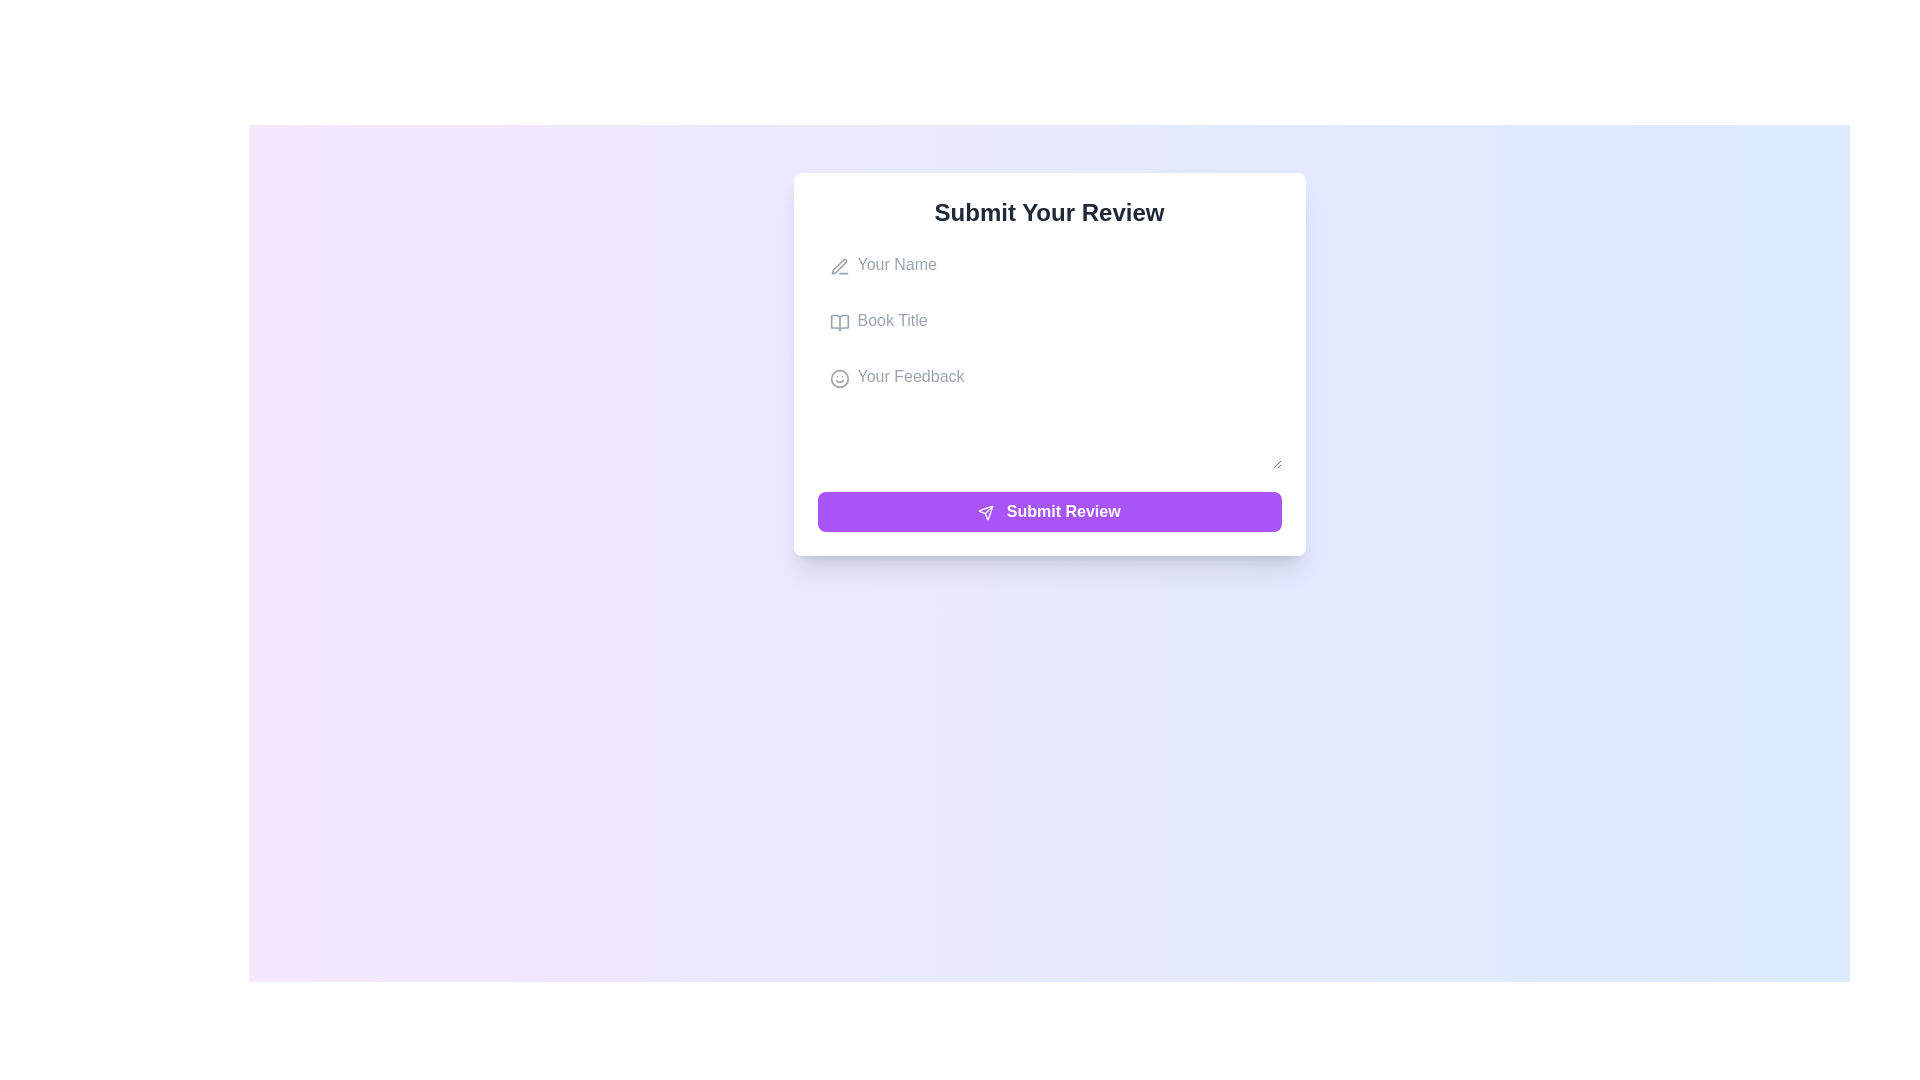 Image resolution: width=1920 pixels, height=1080 pixels. What do you see at coordinates (839, 378) in the screenshot?
I see `the smiling face SVG icon located on the left side of the 'Your Feedback' text area in the feedback form` at bounding box center [839, 378].